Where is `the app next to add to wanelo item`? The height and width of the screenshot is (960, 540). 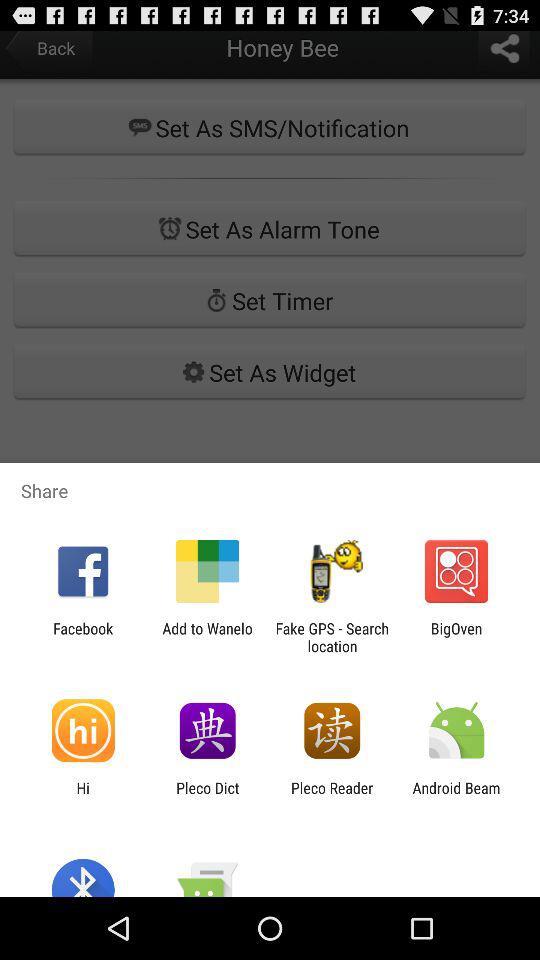
the app next to add to wanelo item is located at coordinates (82, 636).